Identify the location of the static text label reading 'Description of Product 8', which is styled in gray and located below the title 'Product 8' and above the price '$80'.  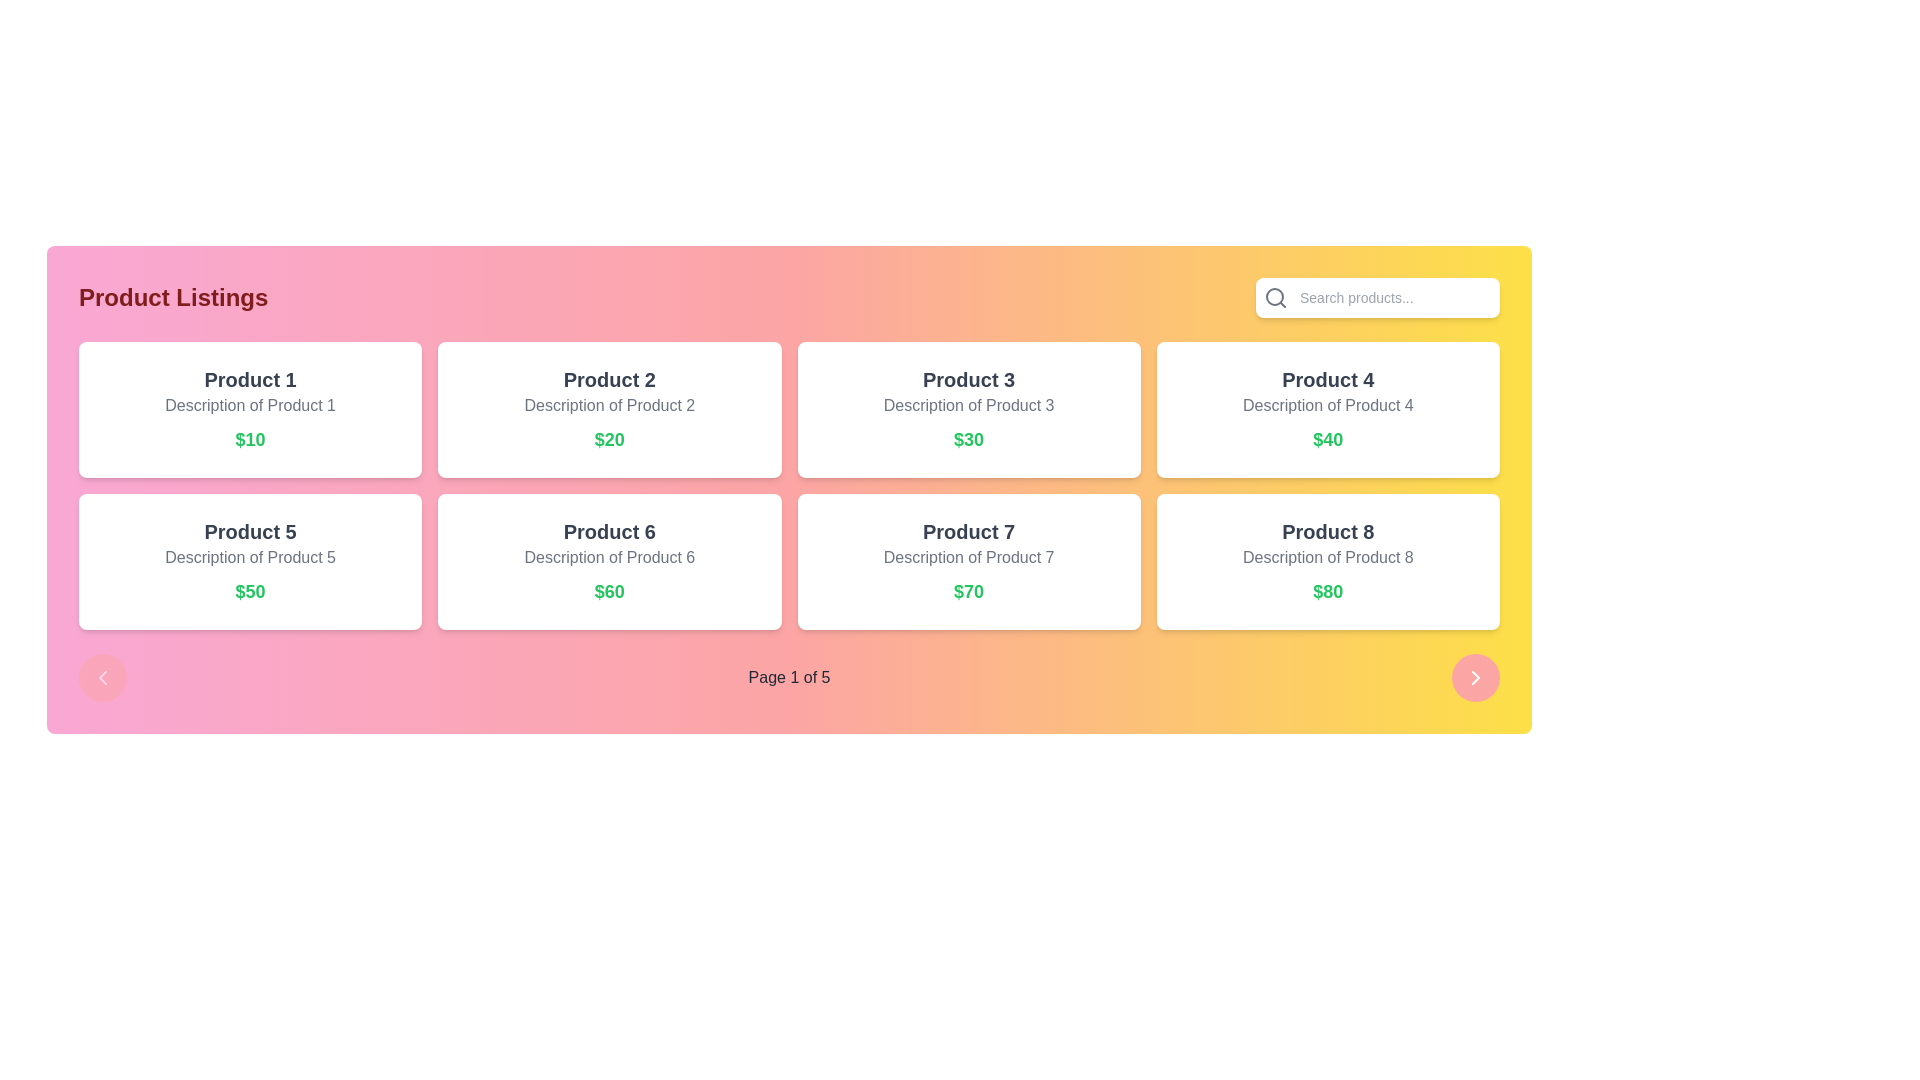
(1328, 558).